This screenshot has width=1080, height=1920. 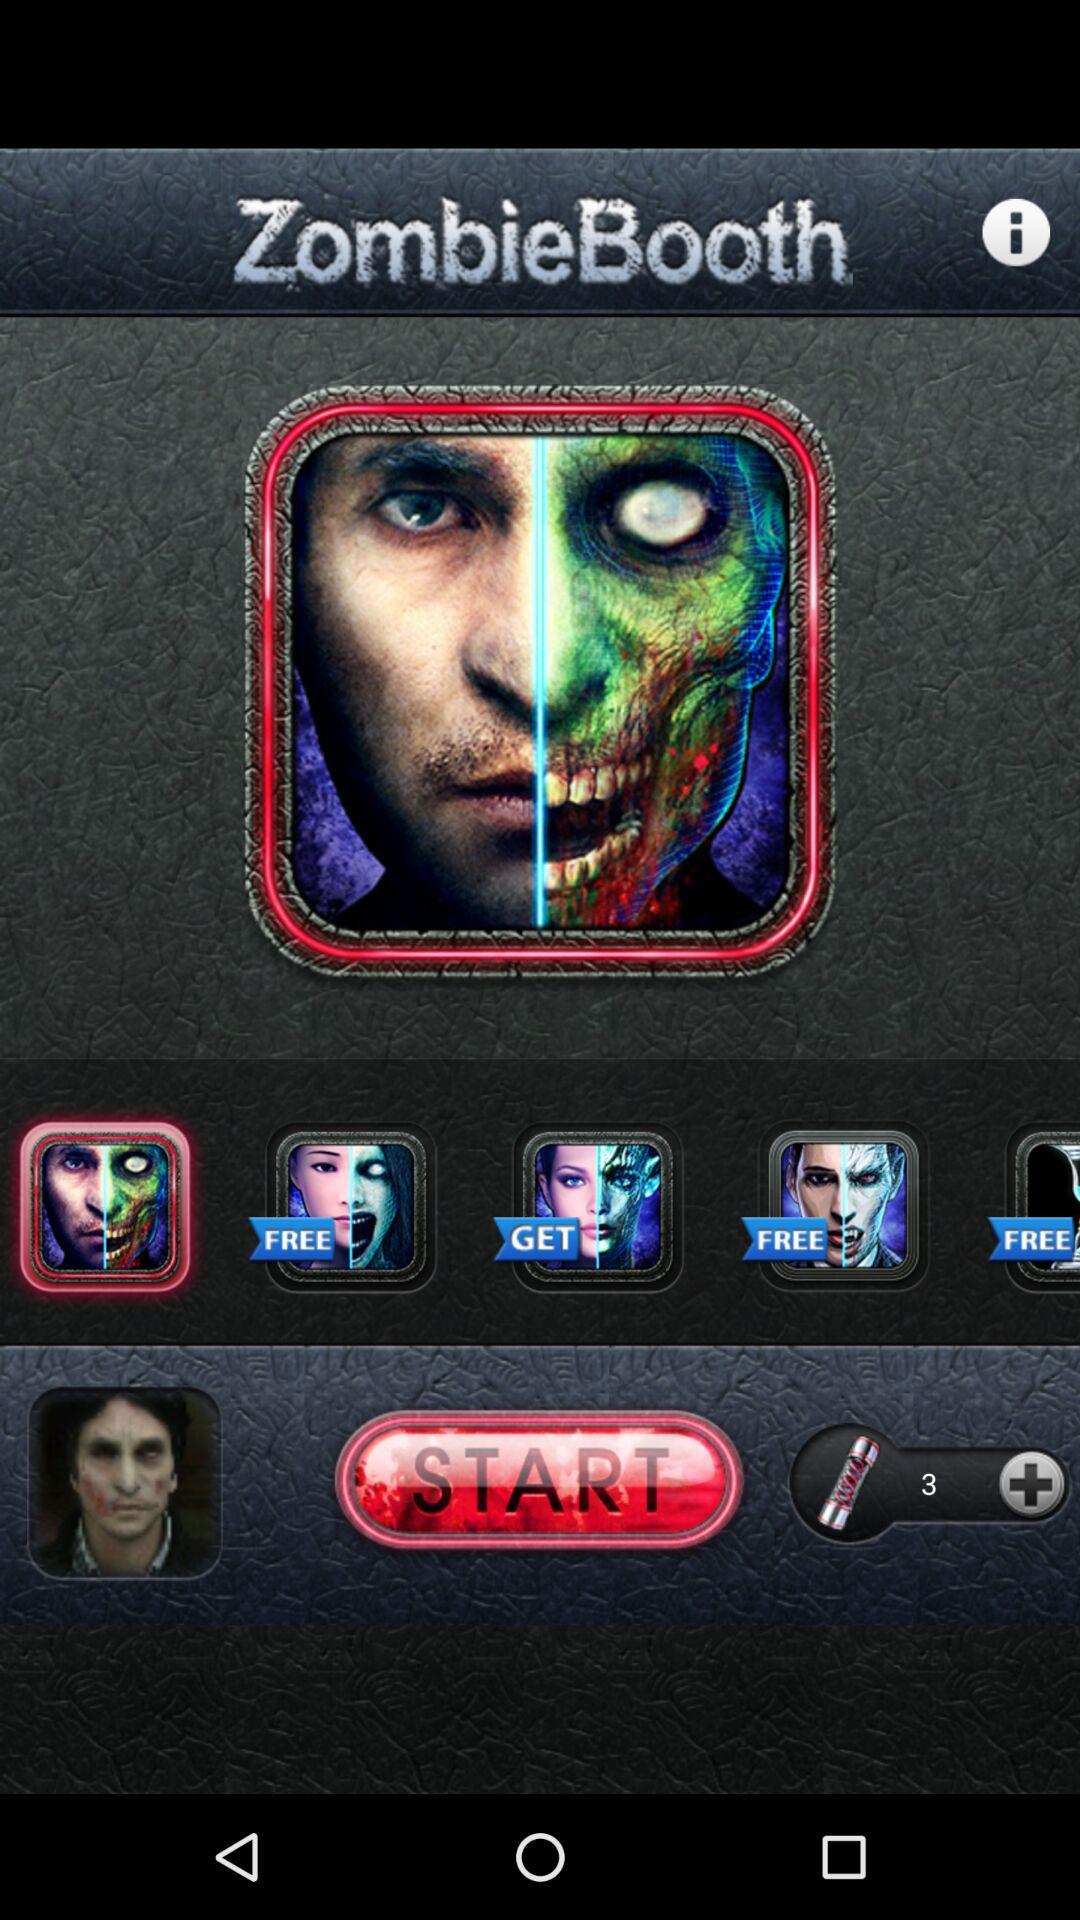 I want to click on the info icon, so click(x=1016, y=247).